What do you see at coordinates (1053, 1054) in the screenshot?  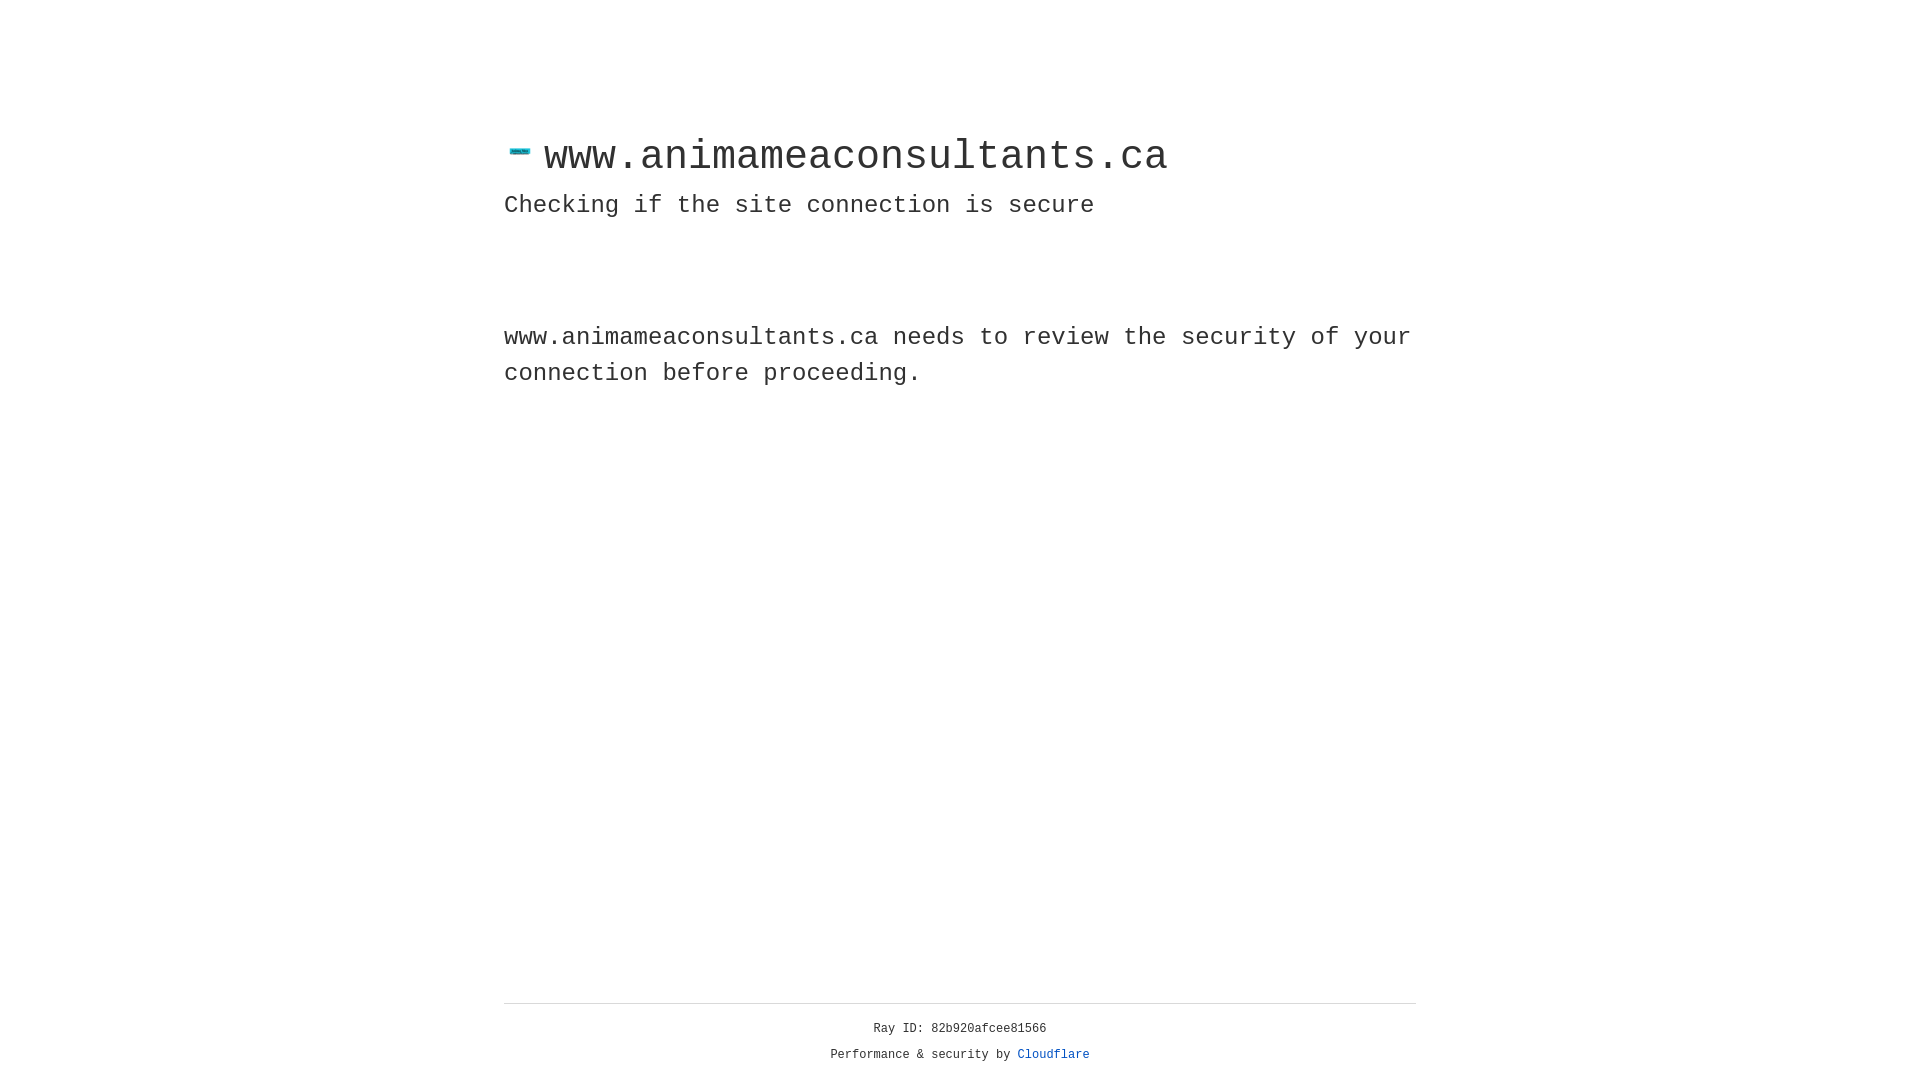 I see `'Cloudflare'` at bounding box center [1053, 1054].